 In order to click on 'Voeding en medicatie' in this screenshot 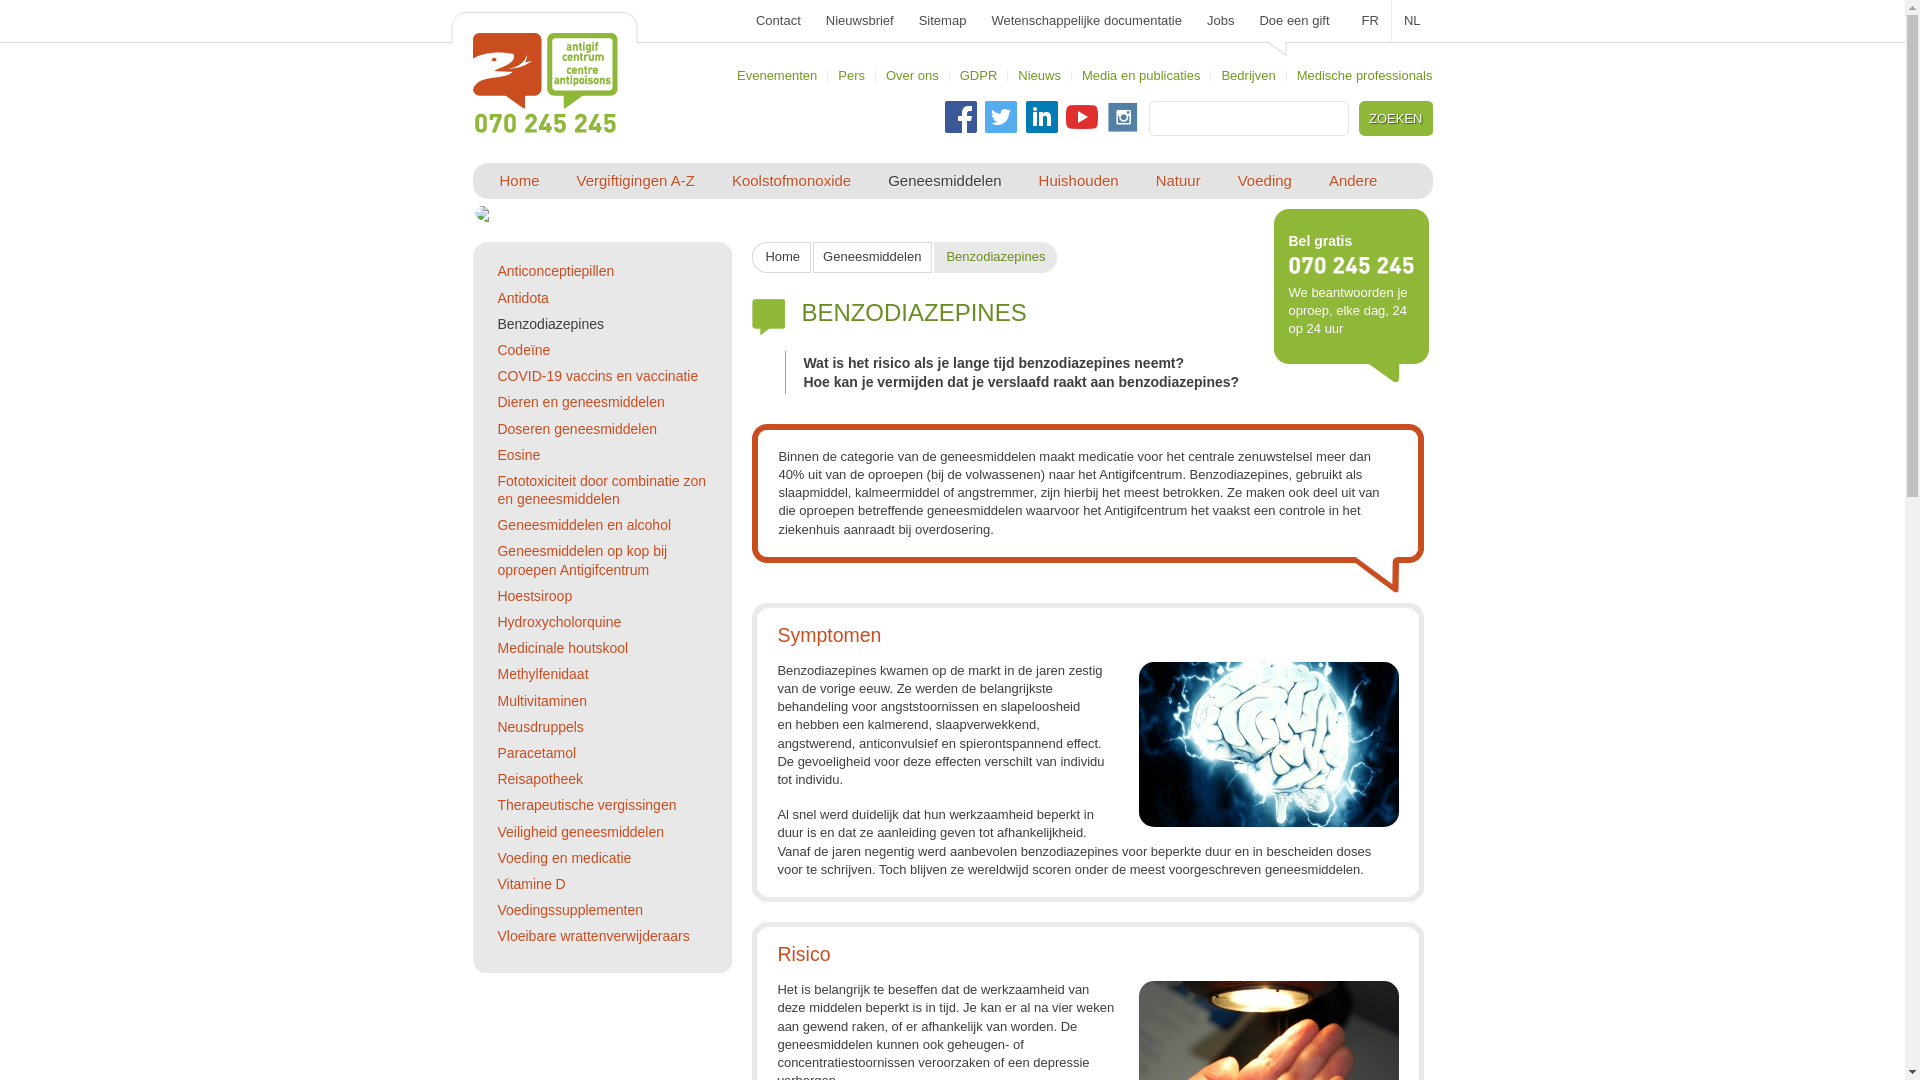, I will do `click(563, 856)`.